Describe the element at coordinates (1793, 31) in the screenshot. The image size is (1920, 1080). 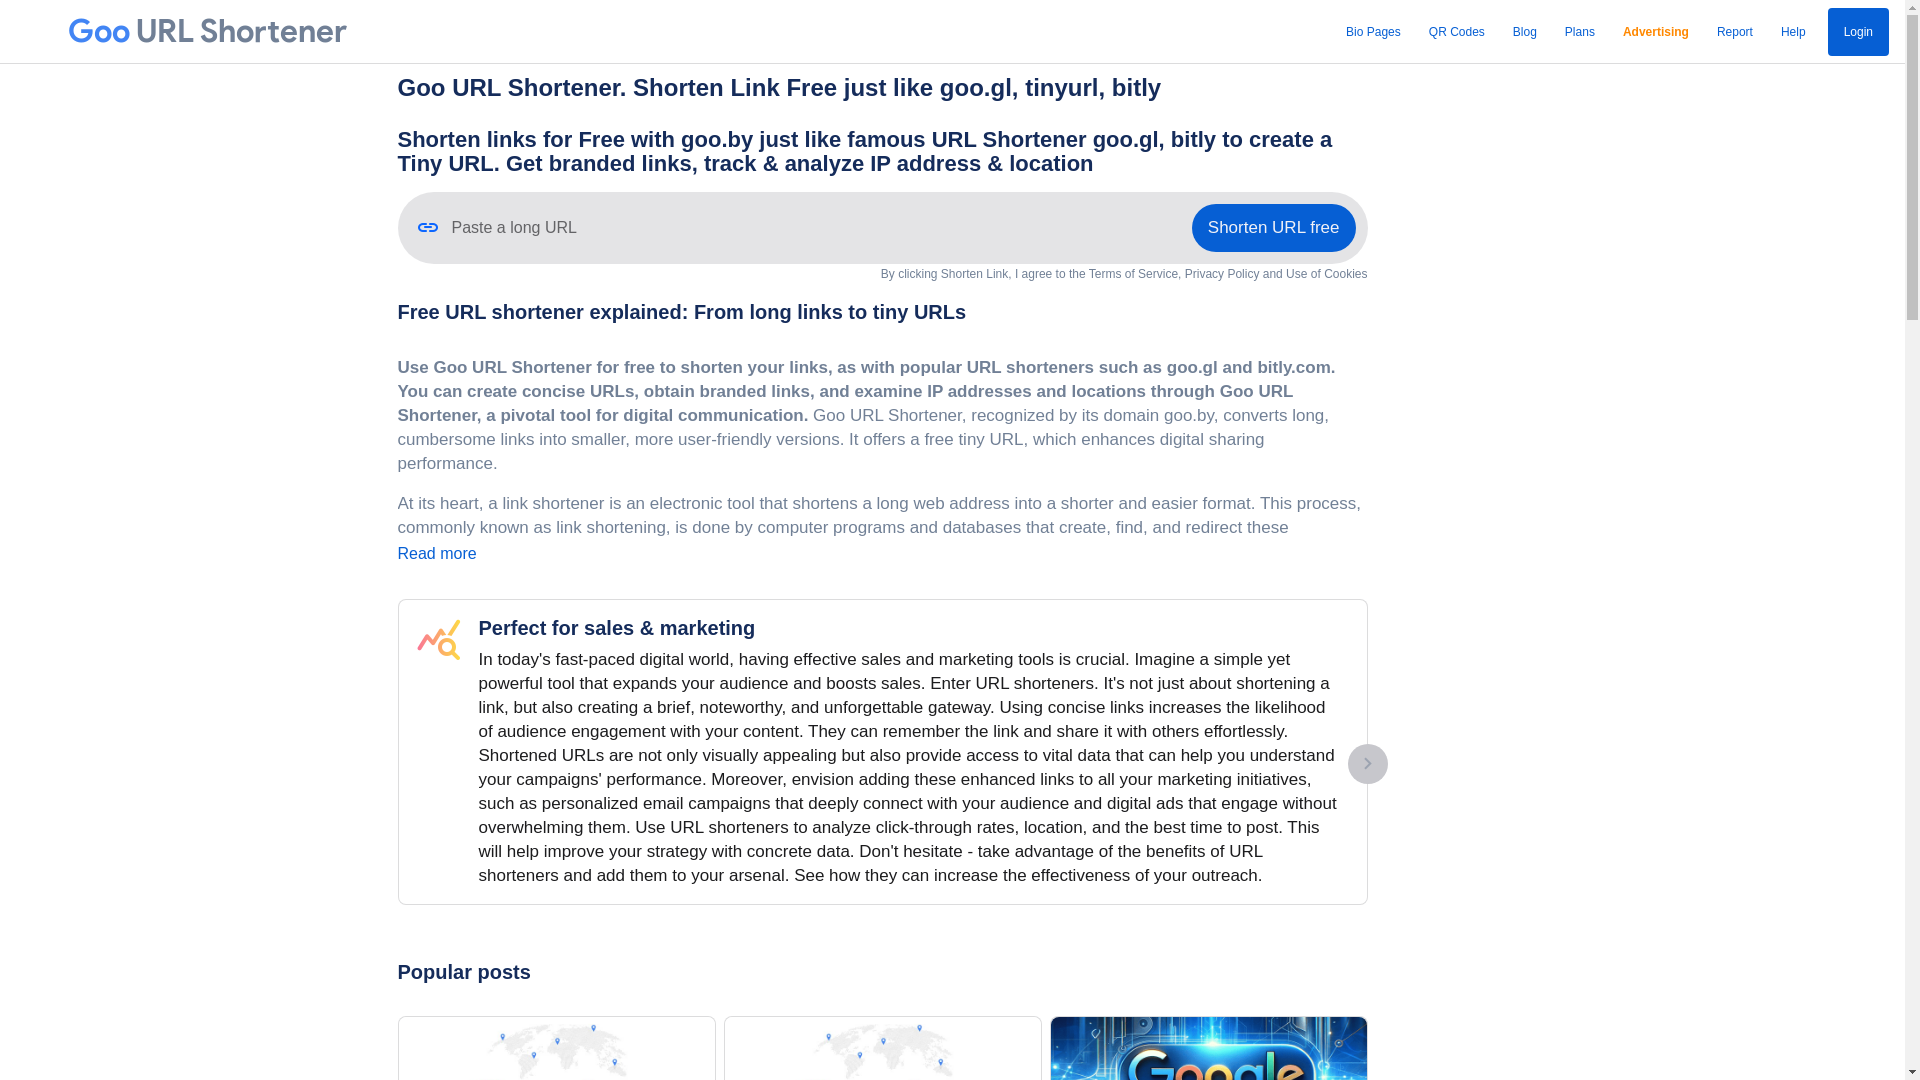
I see `'Help'` at that location.